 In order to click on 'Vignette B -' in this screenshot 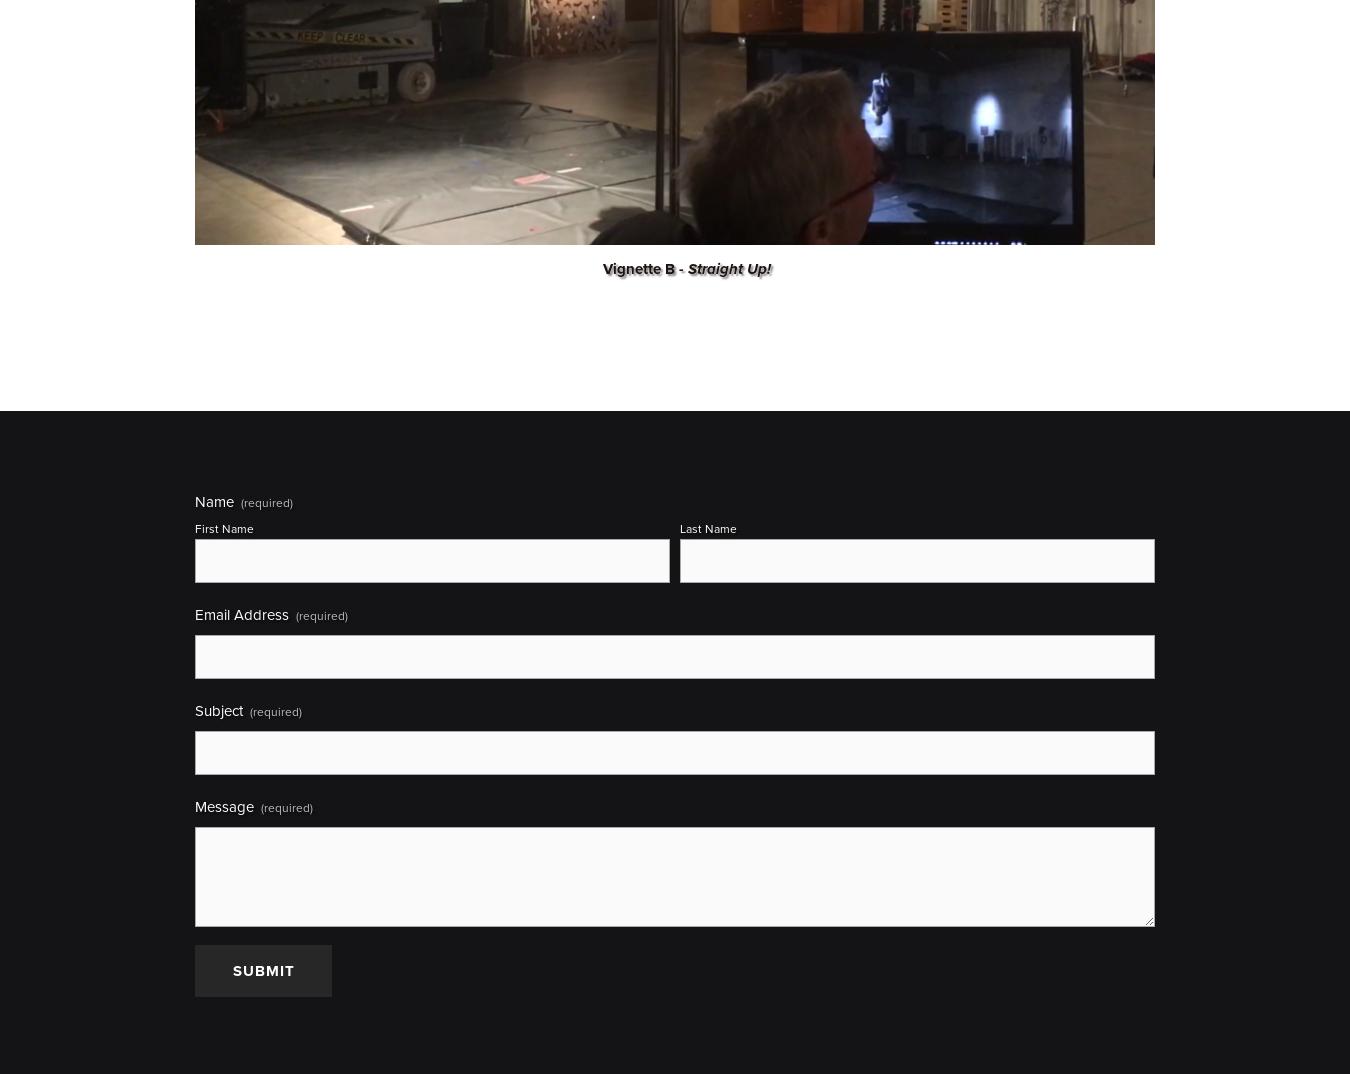, I will do `click(645, 266)`.